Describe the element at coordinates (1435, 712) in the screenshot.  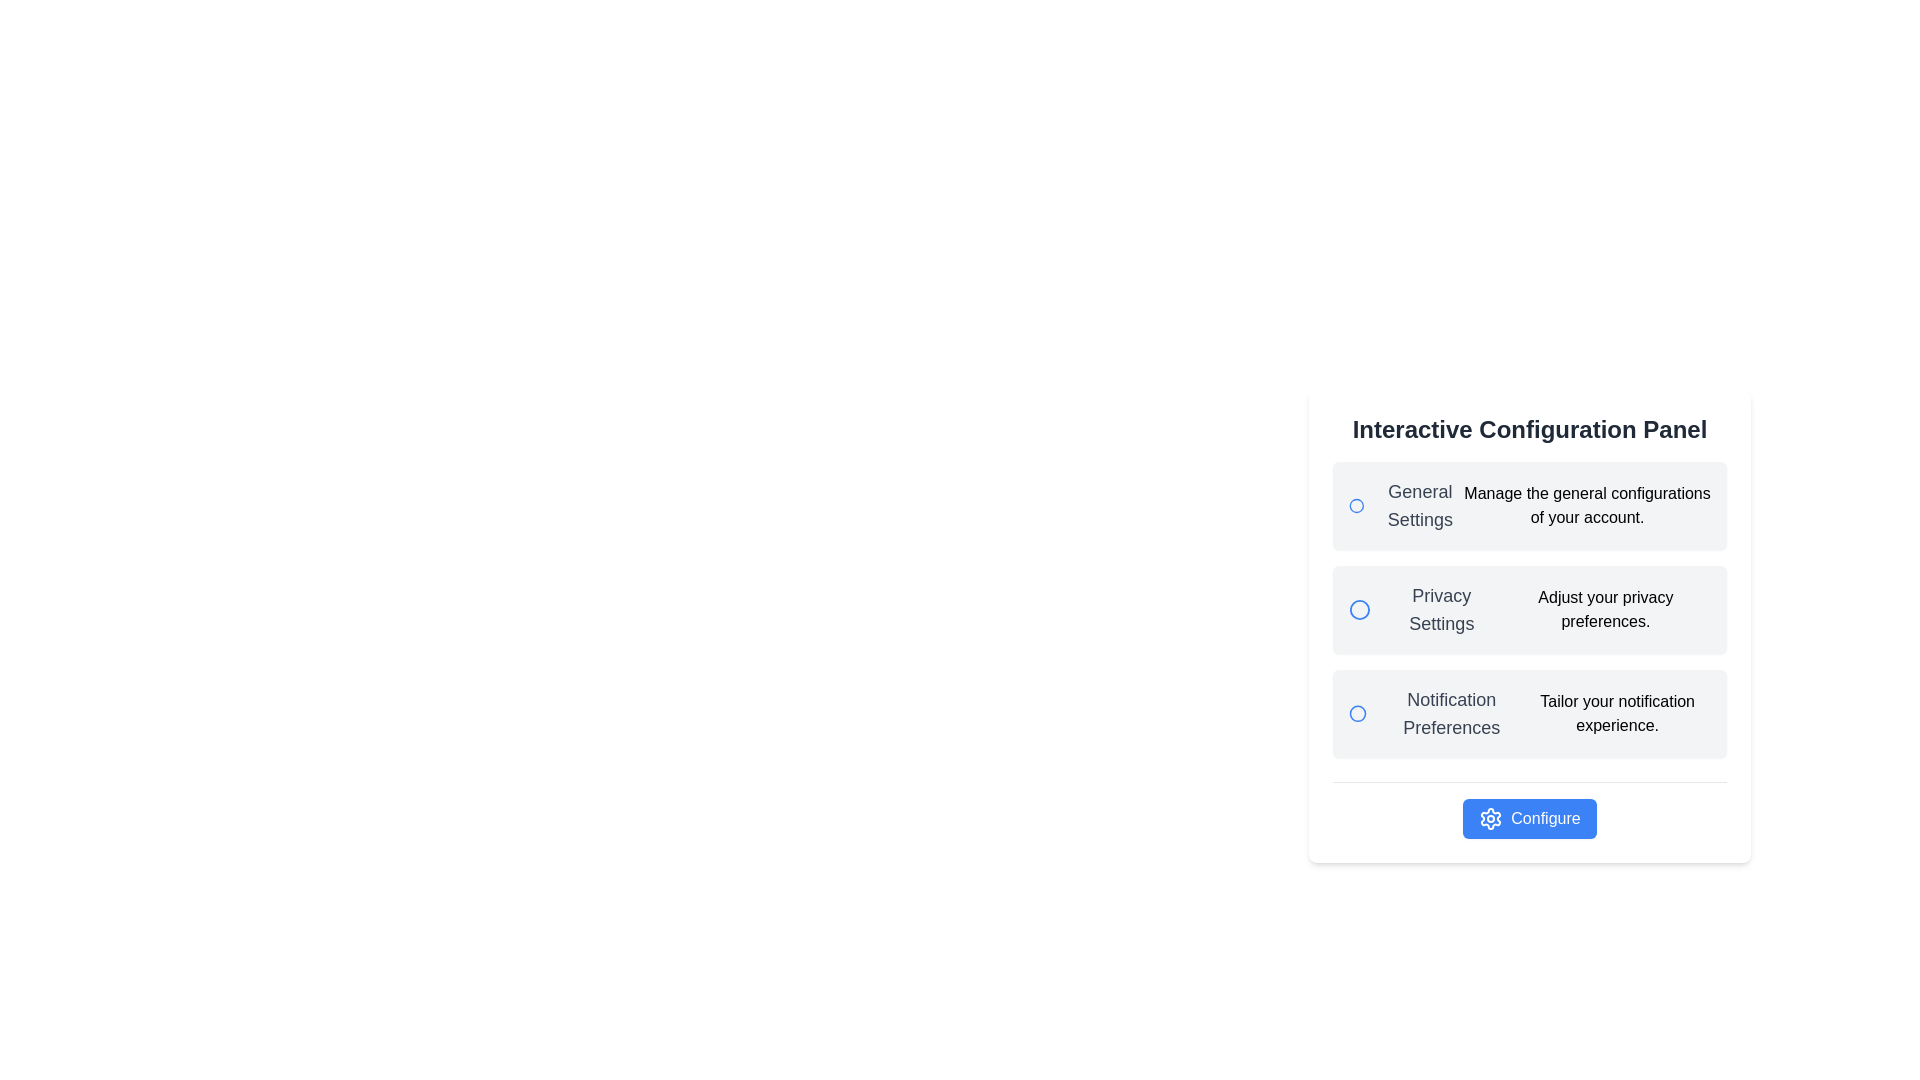
I see `the text label 'Notification Preferences' which is styled in medium, dark gray font and is located adjacent to a circular blue icon in the 'Interactive Configuration Panel'` at that location.